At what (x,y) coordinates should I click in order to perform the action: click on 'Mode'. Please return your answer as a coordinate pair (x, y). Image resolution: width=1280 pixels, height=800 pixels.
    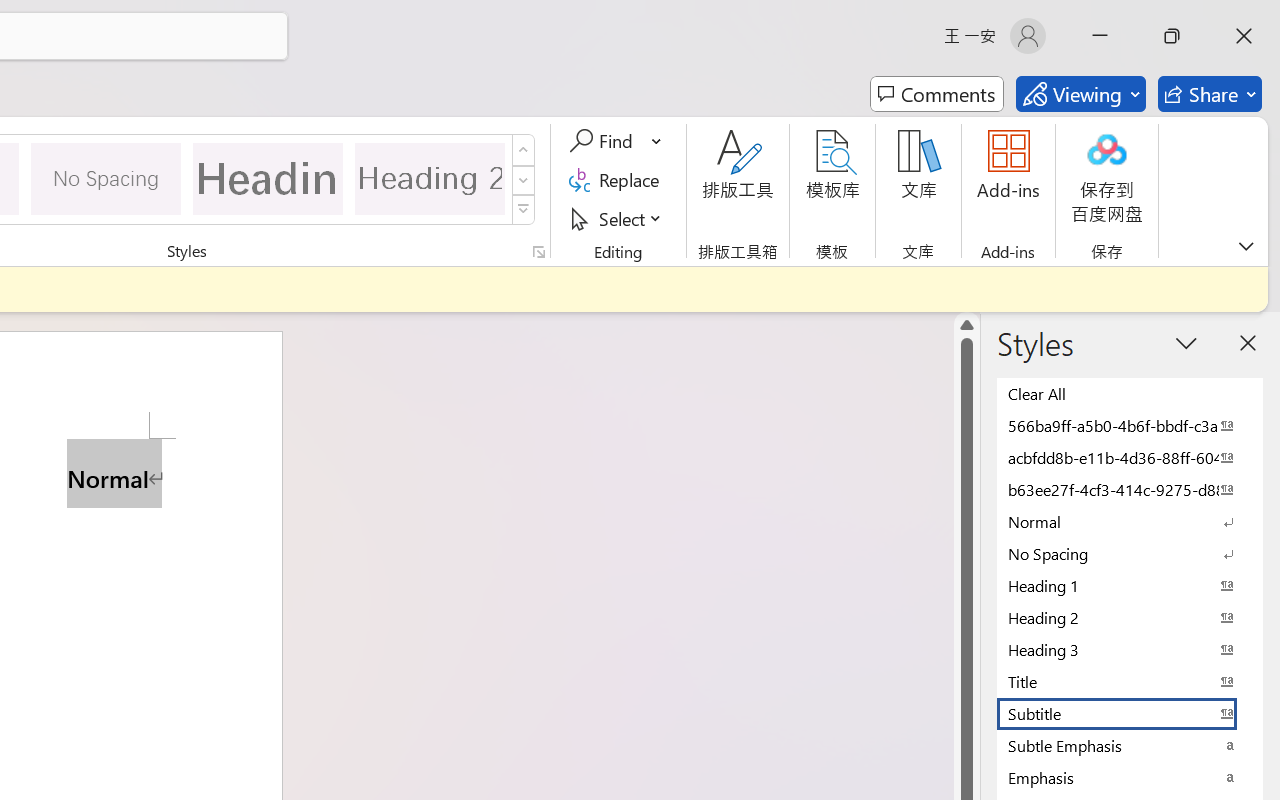
    Looking at the image, I should click on (1079, 94).